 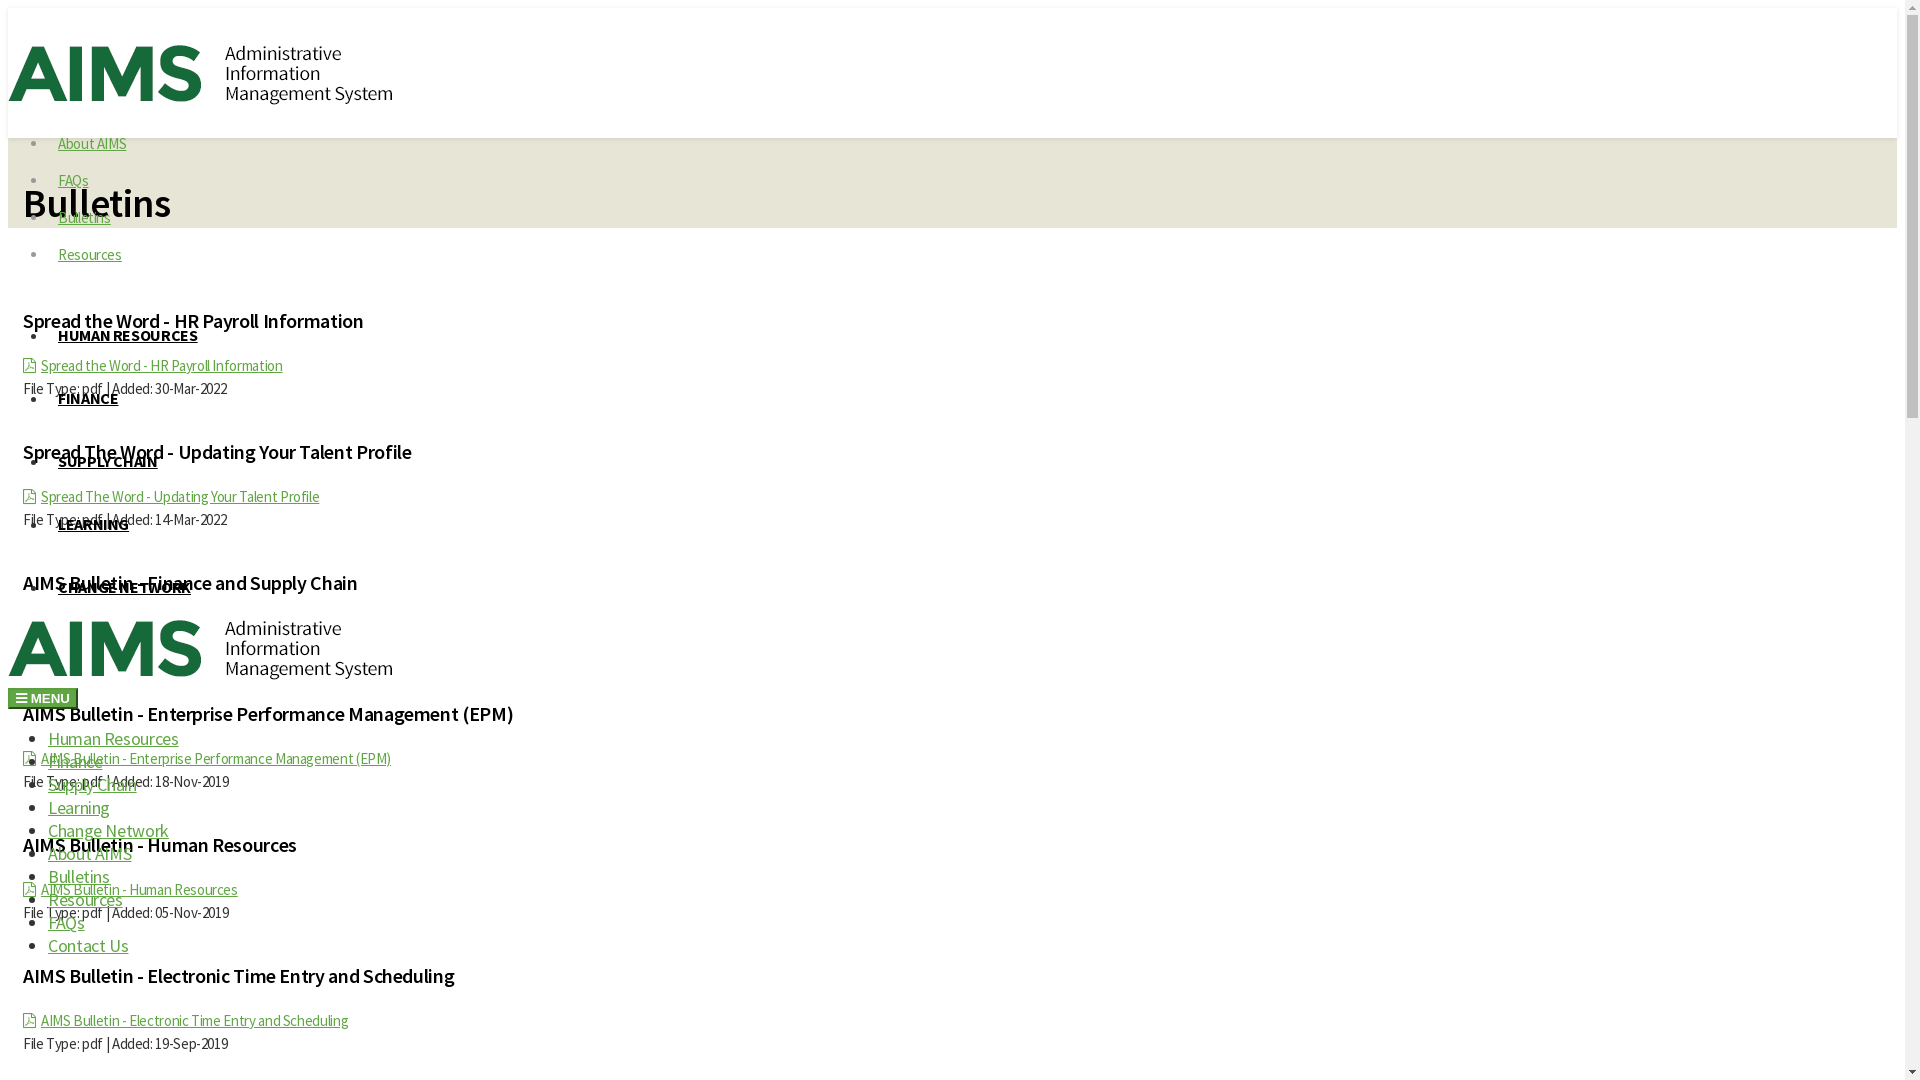 I want to click on 'FINANCE', so click(x=86, y=397).